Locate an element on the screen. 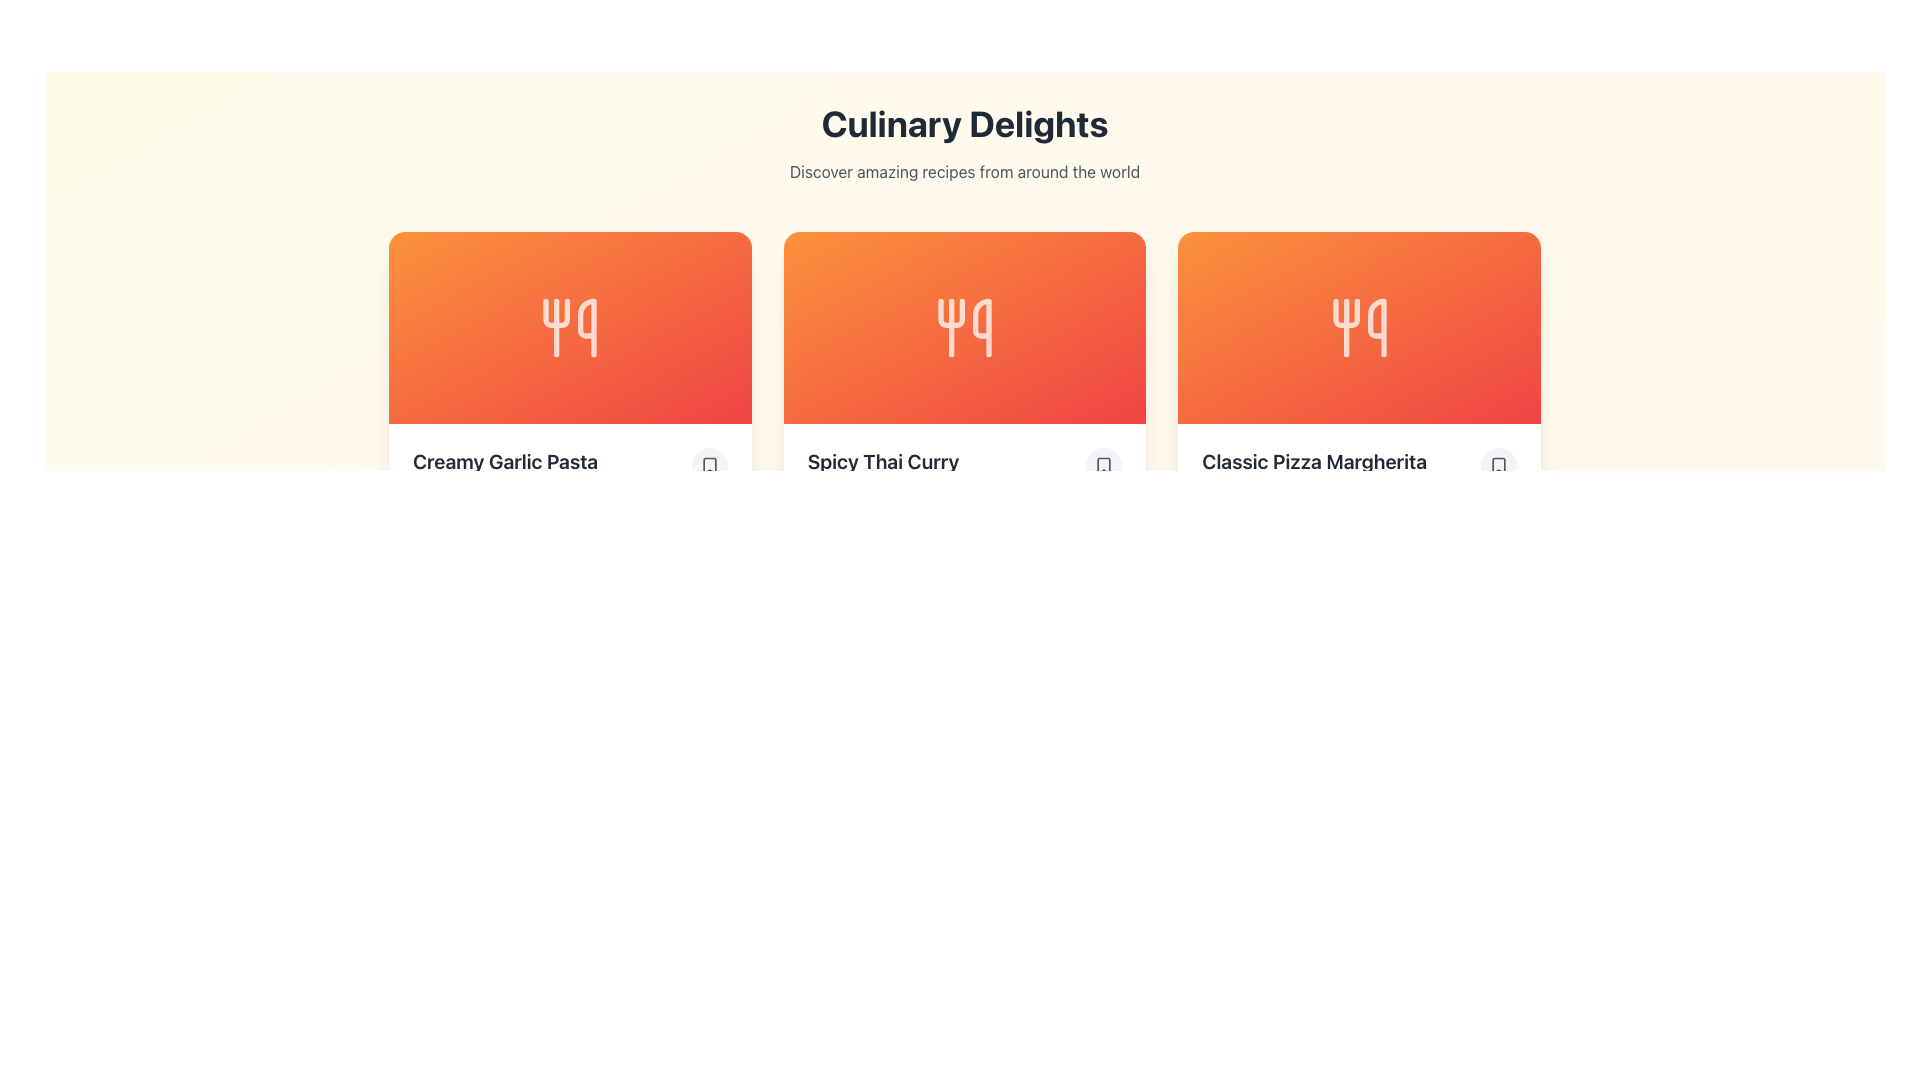 The height and width of the screenshot is (1080, 1920). the culinary icon located in the middle card of the three-card layout, specifically positioned within the orange gradient area labeled 'Spicy Thai Curry.' is located at coordinates (950, 313).